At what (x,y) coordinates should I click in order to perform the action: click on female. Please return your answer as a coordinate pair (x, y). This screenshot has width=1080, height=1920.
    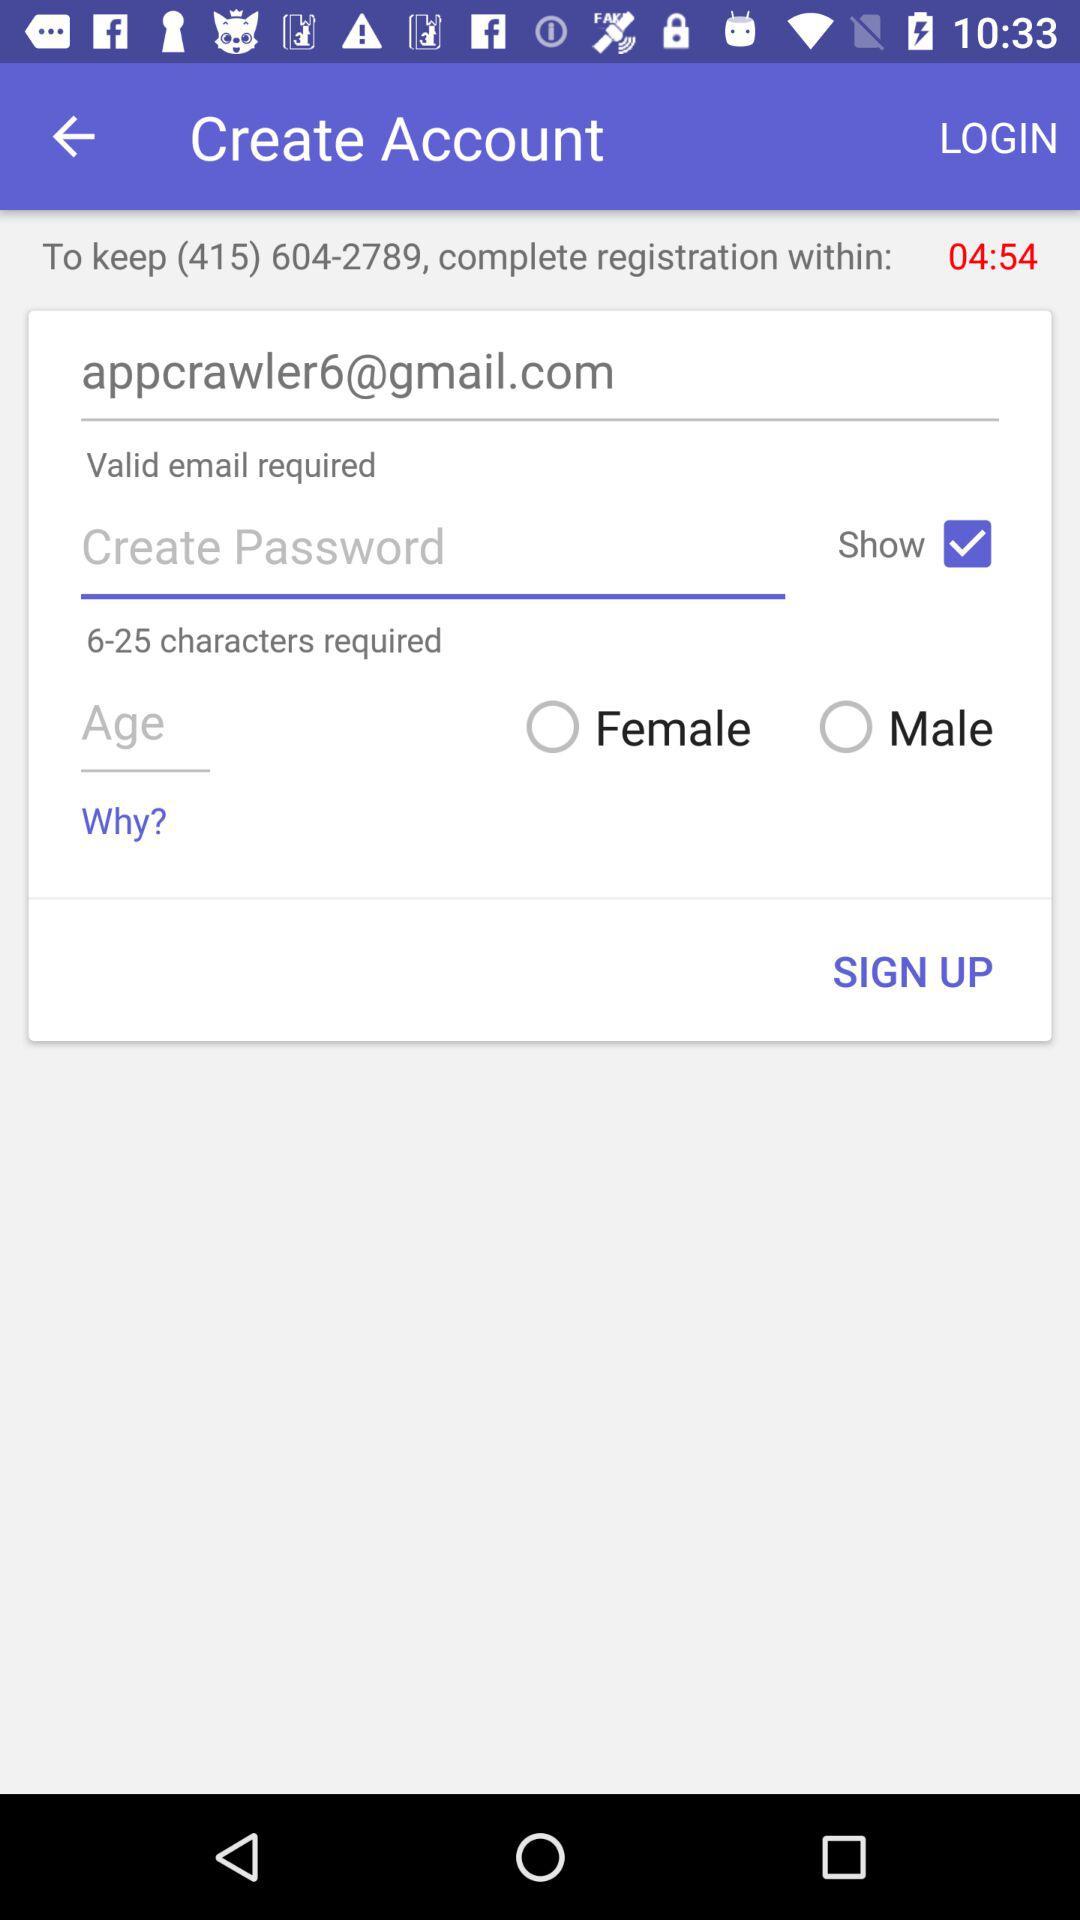
    Looking at the image, I should click on (631, 725).